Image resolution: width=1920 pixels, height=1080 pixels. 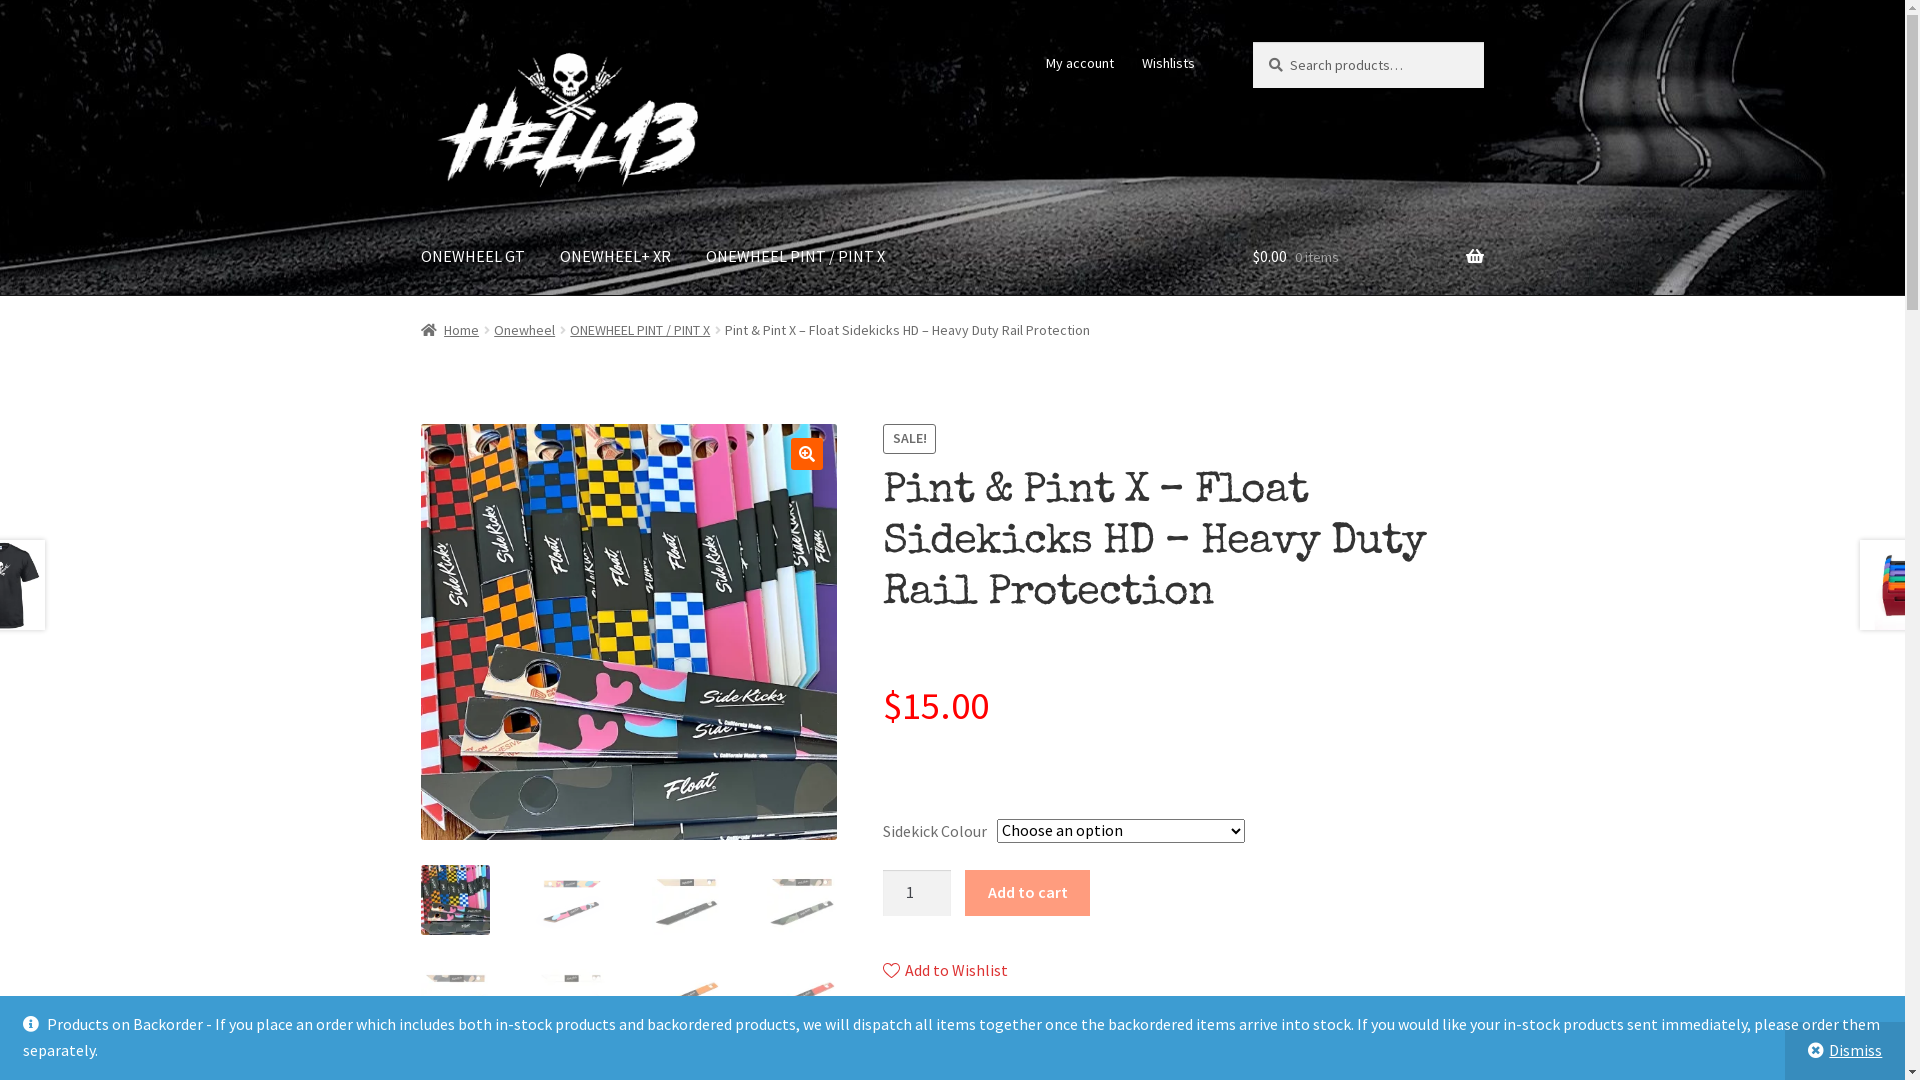 I want to click on 'Add to cart', so click(x=1027, y=892).